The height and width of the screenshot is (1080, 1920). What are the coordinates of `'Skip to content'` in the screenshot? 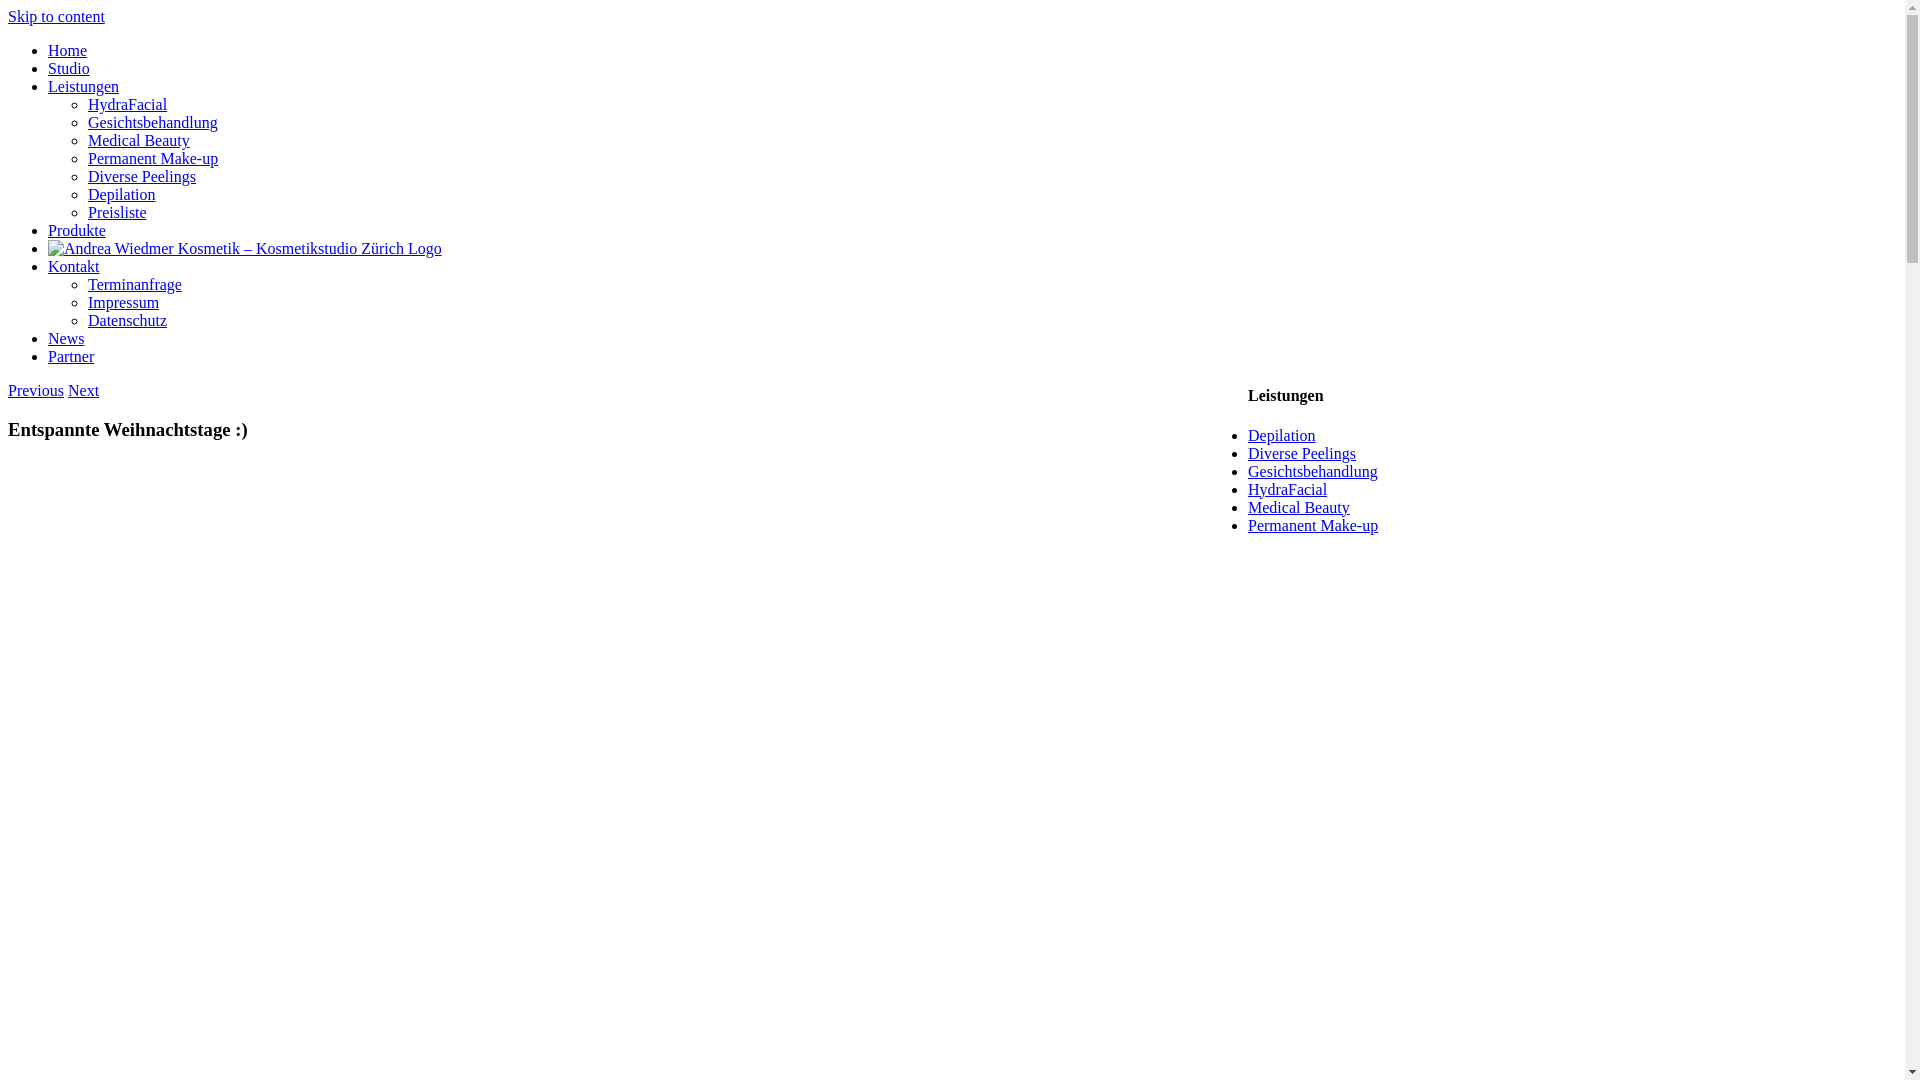 It's located at (56, 16).